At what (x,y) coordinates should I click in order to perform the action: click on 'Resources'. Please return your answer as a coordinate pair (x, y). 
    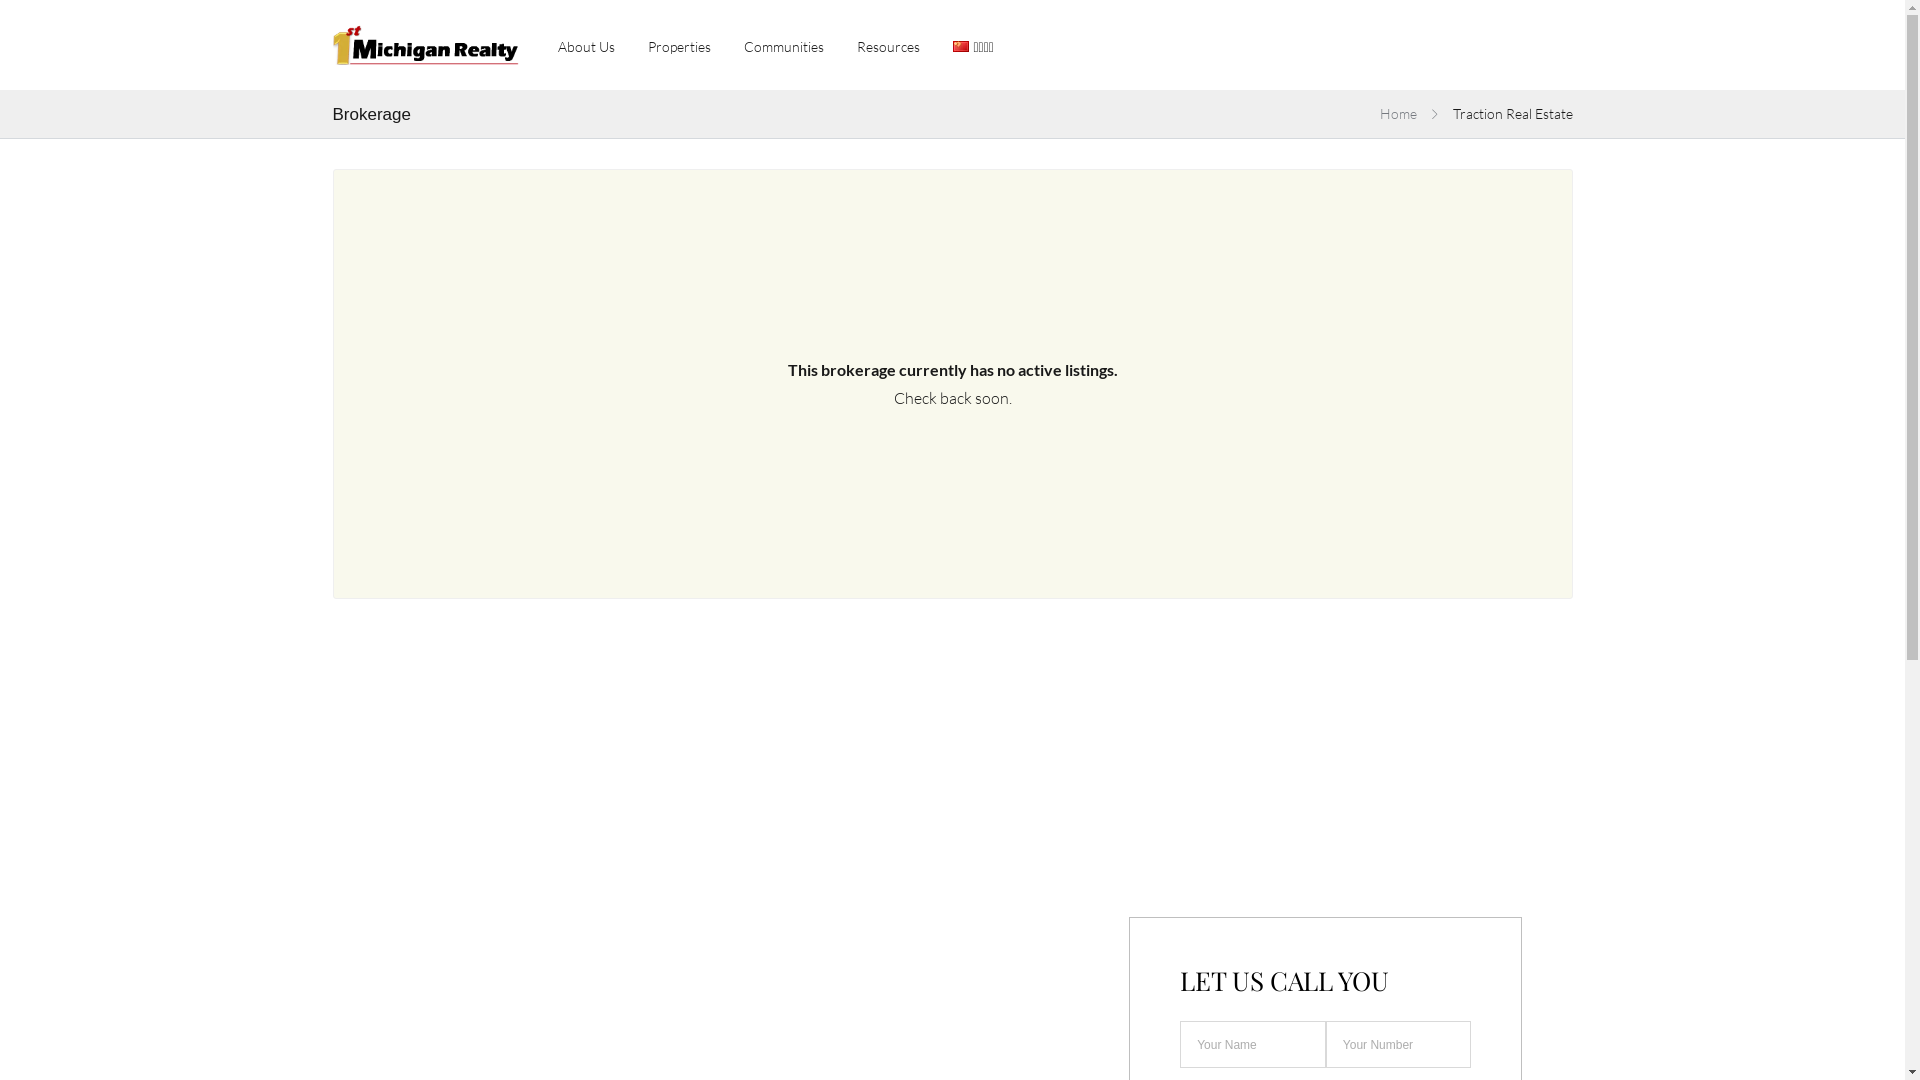
    Looking at the image, I should click on (887, 44).